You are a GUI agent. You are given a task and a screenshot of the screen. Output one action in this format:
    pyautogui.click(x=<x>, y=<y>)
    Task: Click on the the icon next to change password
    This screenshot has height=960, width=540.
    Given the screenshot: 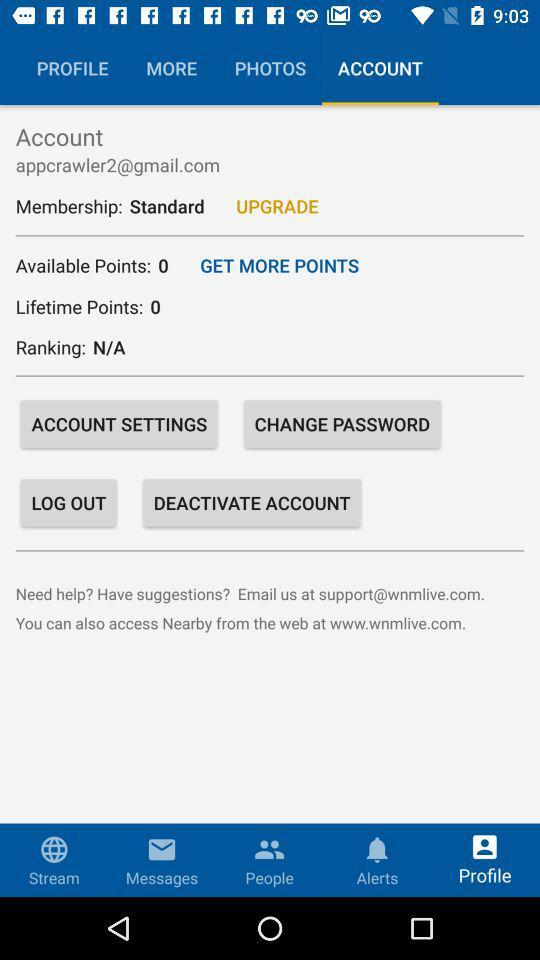 What is the action you would take?
    pyautogui.click(x=119, y=424)
    